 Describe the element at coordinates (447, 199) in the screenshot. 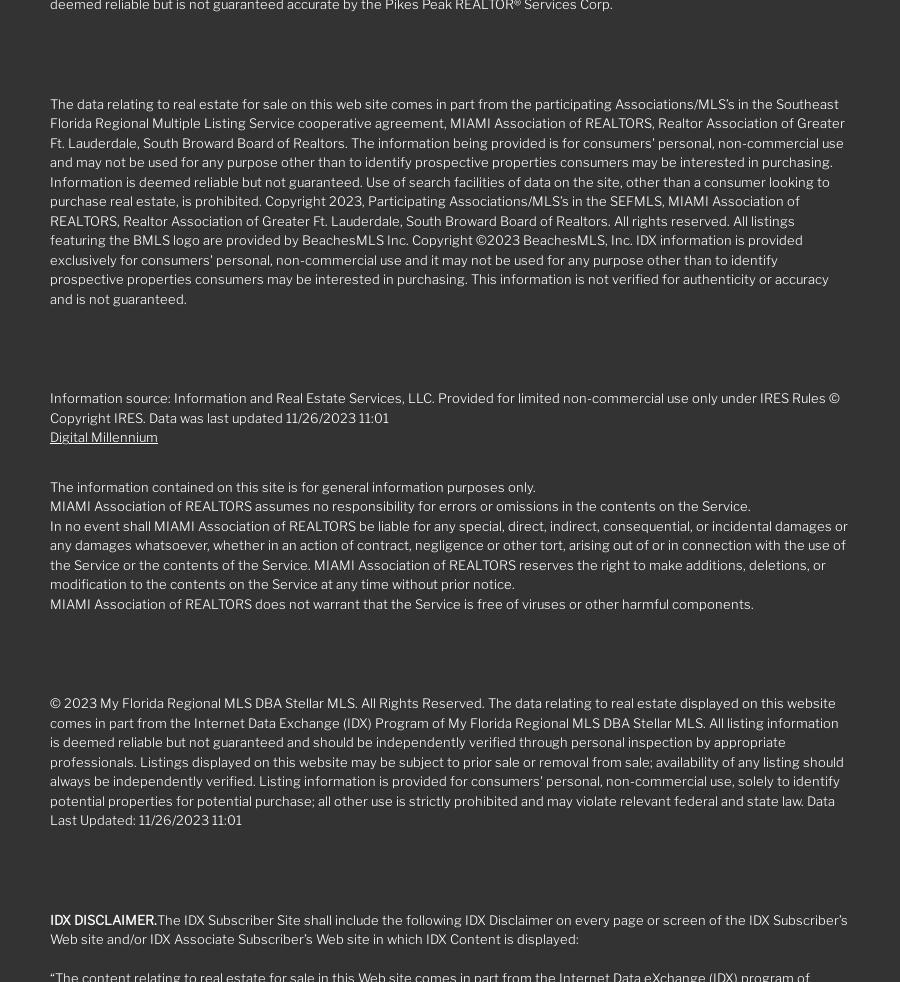

I see `'The data relating to real estate for sale on this web site comes in part from the participating Associations/MLS’s in the Southeast Florida Regional Multiple Listing Service cooperative agreement, MIAMI Association of REALTORS, Realtor Association of Greater Ft. Lauderdale, South Broward Board of Realtors. The information being provided is for consumers' personal, non-commercial use and may not be used for any purpose other than to identify prospective properties consumers may be interested in purchasing. Information is deemed reliable but not guaranteed. Use of search facilities of data on the site, other than a consumer looking to purchase real estate, is prohibited. Copyright 2023, Participating Associations/MLS’s in the SEFMLS, MIAMI Association of REALTORS, Realtor Association of Greater Ft. Lauderdale, South Broward Board of Realtors. All rights reserved. 
All listings featuring the BMLS logo are provided by BeachesMLS Inc. Copyright ©2023 BeachesMLS, Inc.
IDX information is provided exclusively for consumers' personal, non-commercial use and it may not be used for any purpose other than to identify prospective properties consumers may be interested in purchasing. This information is not verified for authenticity or accuracy and is not guaranteed.'` at that location.